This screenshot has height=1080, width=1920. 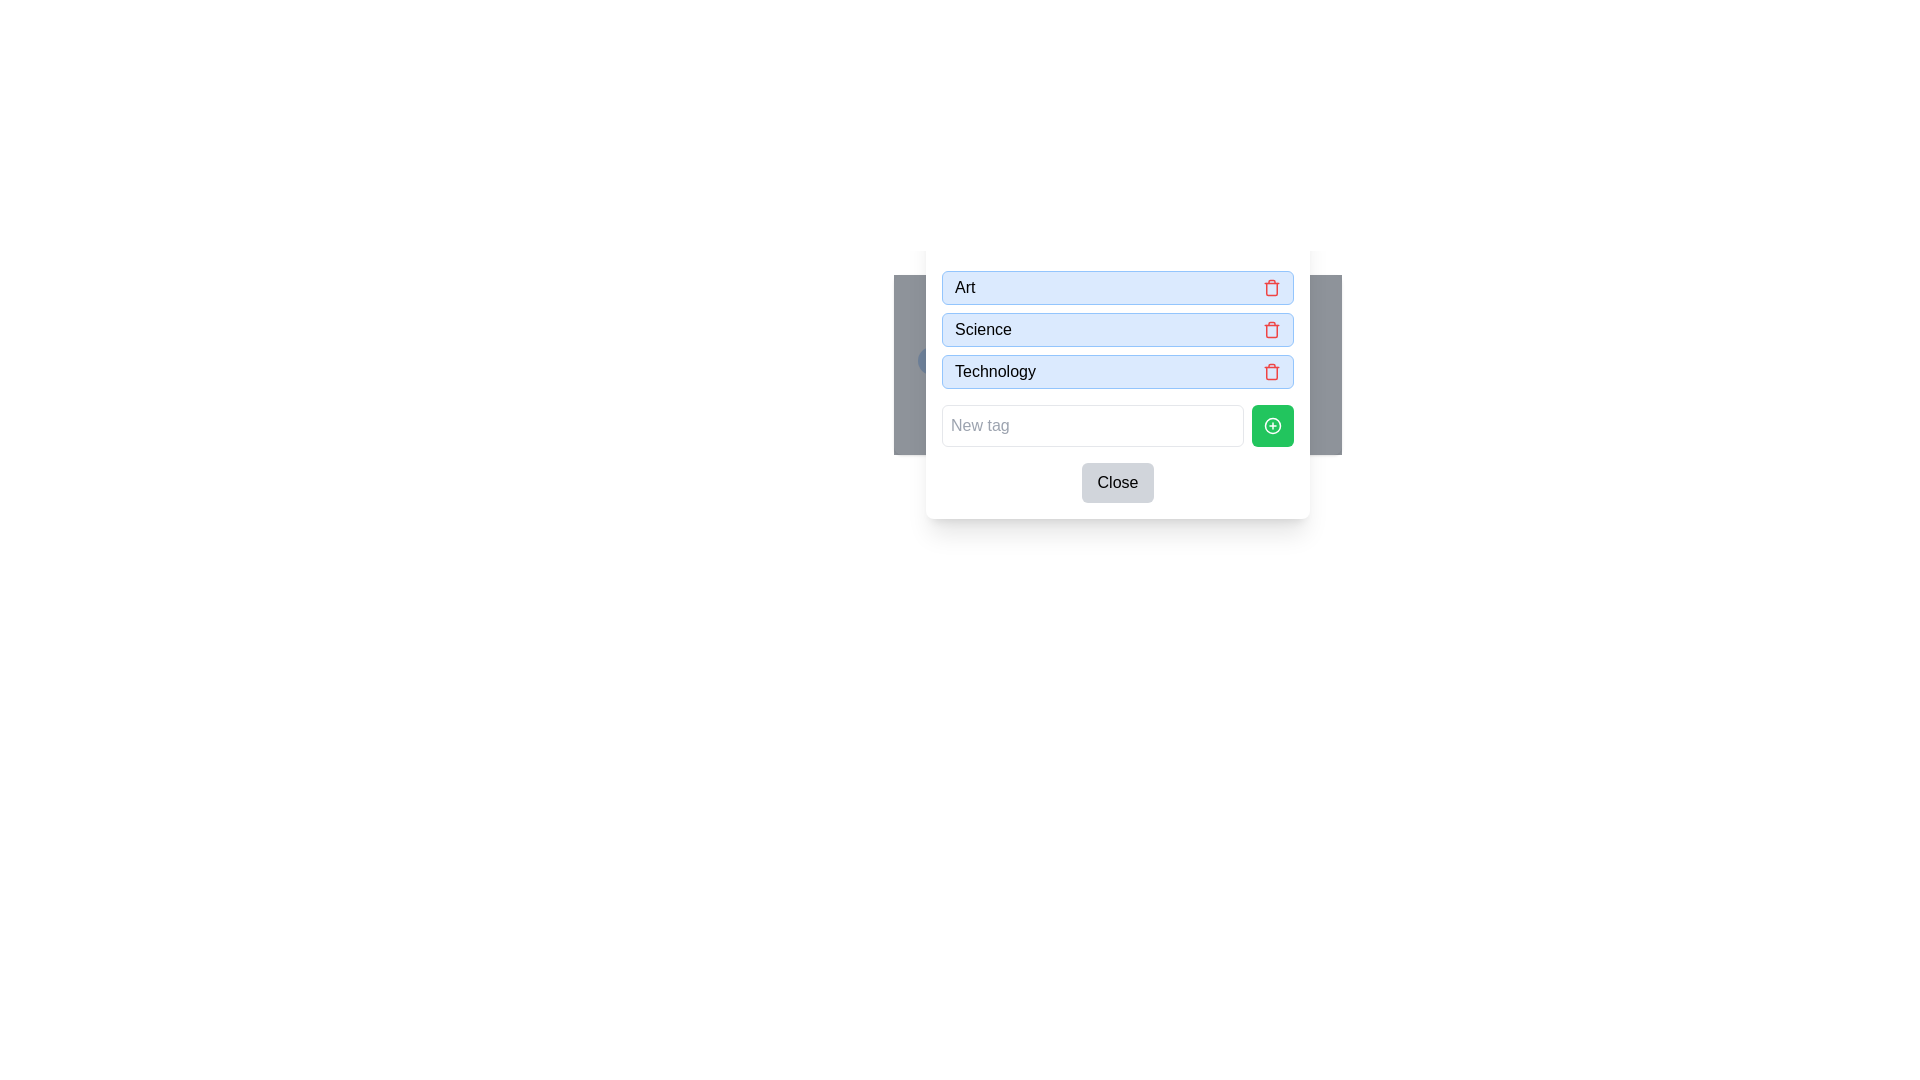 What do you see at coordinates (1117, 365) in the screenshot?
I see `the 'Technology' button, which is the third button in a vertical list of labeled buttons under the 'Edit Tags' dialog box` at bounding box center [1117, 365].